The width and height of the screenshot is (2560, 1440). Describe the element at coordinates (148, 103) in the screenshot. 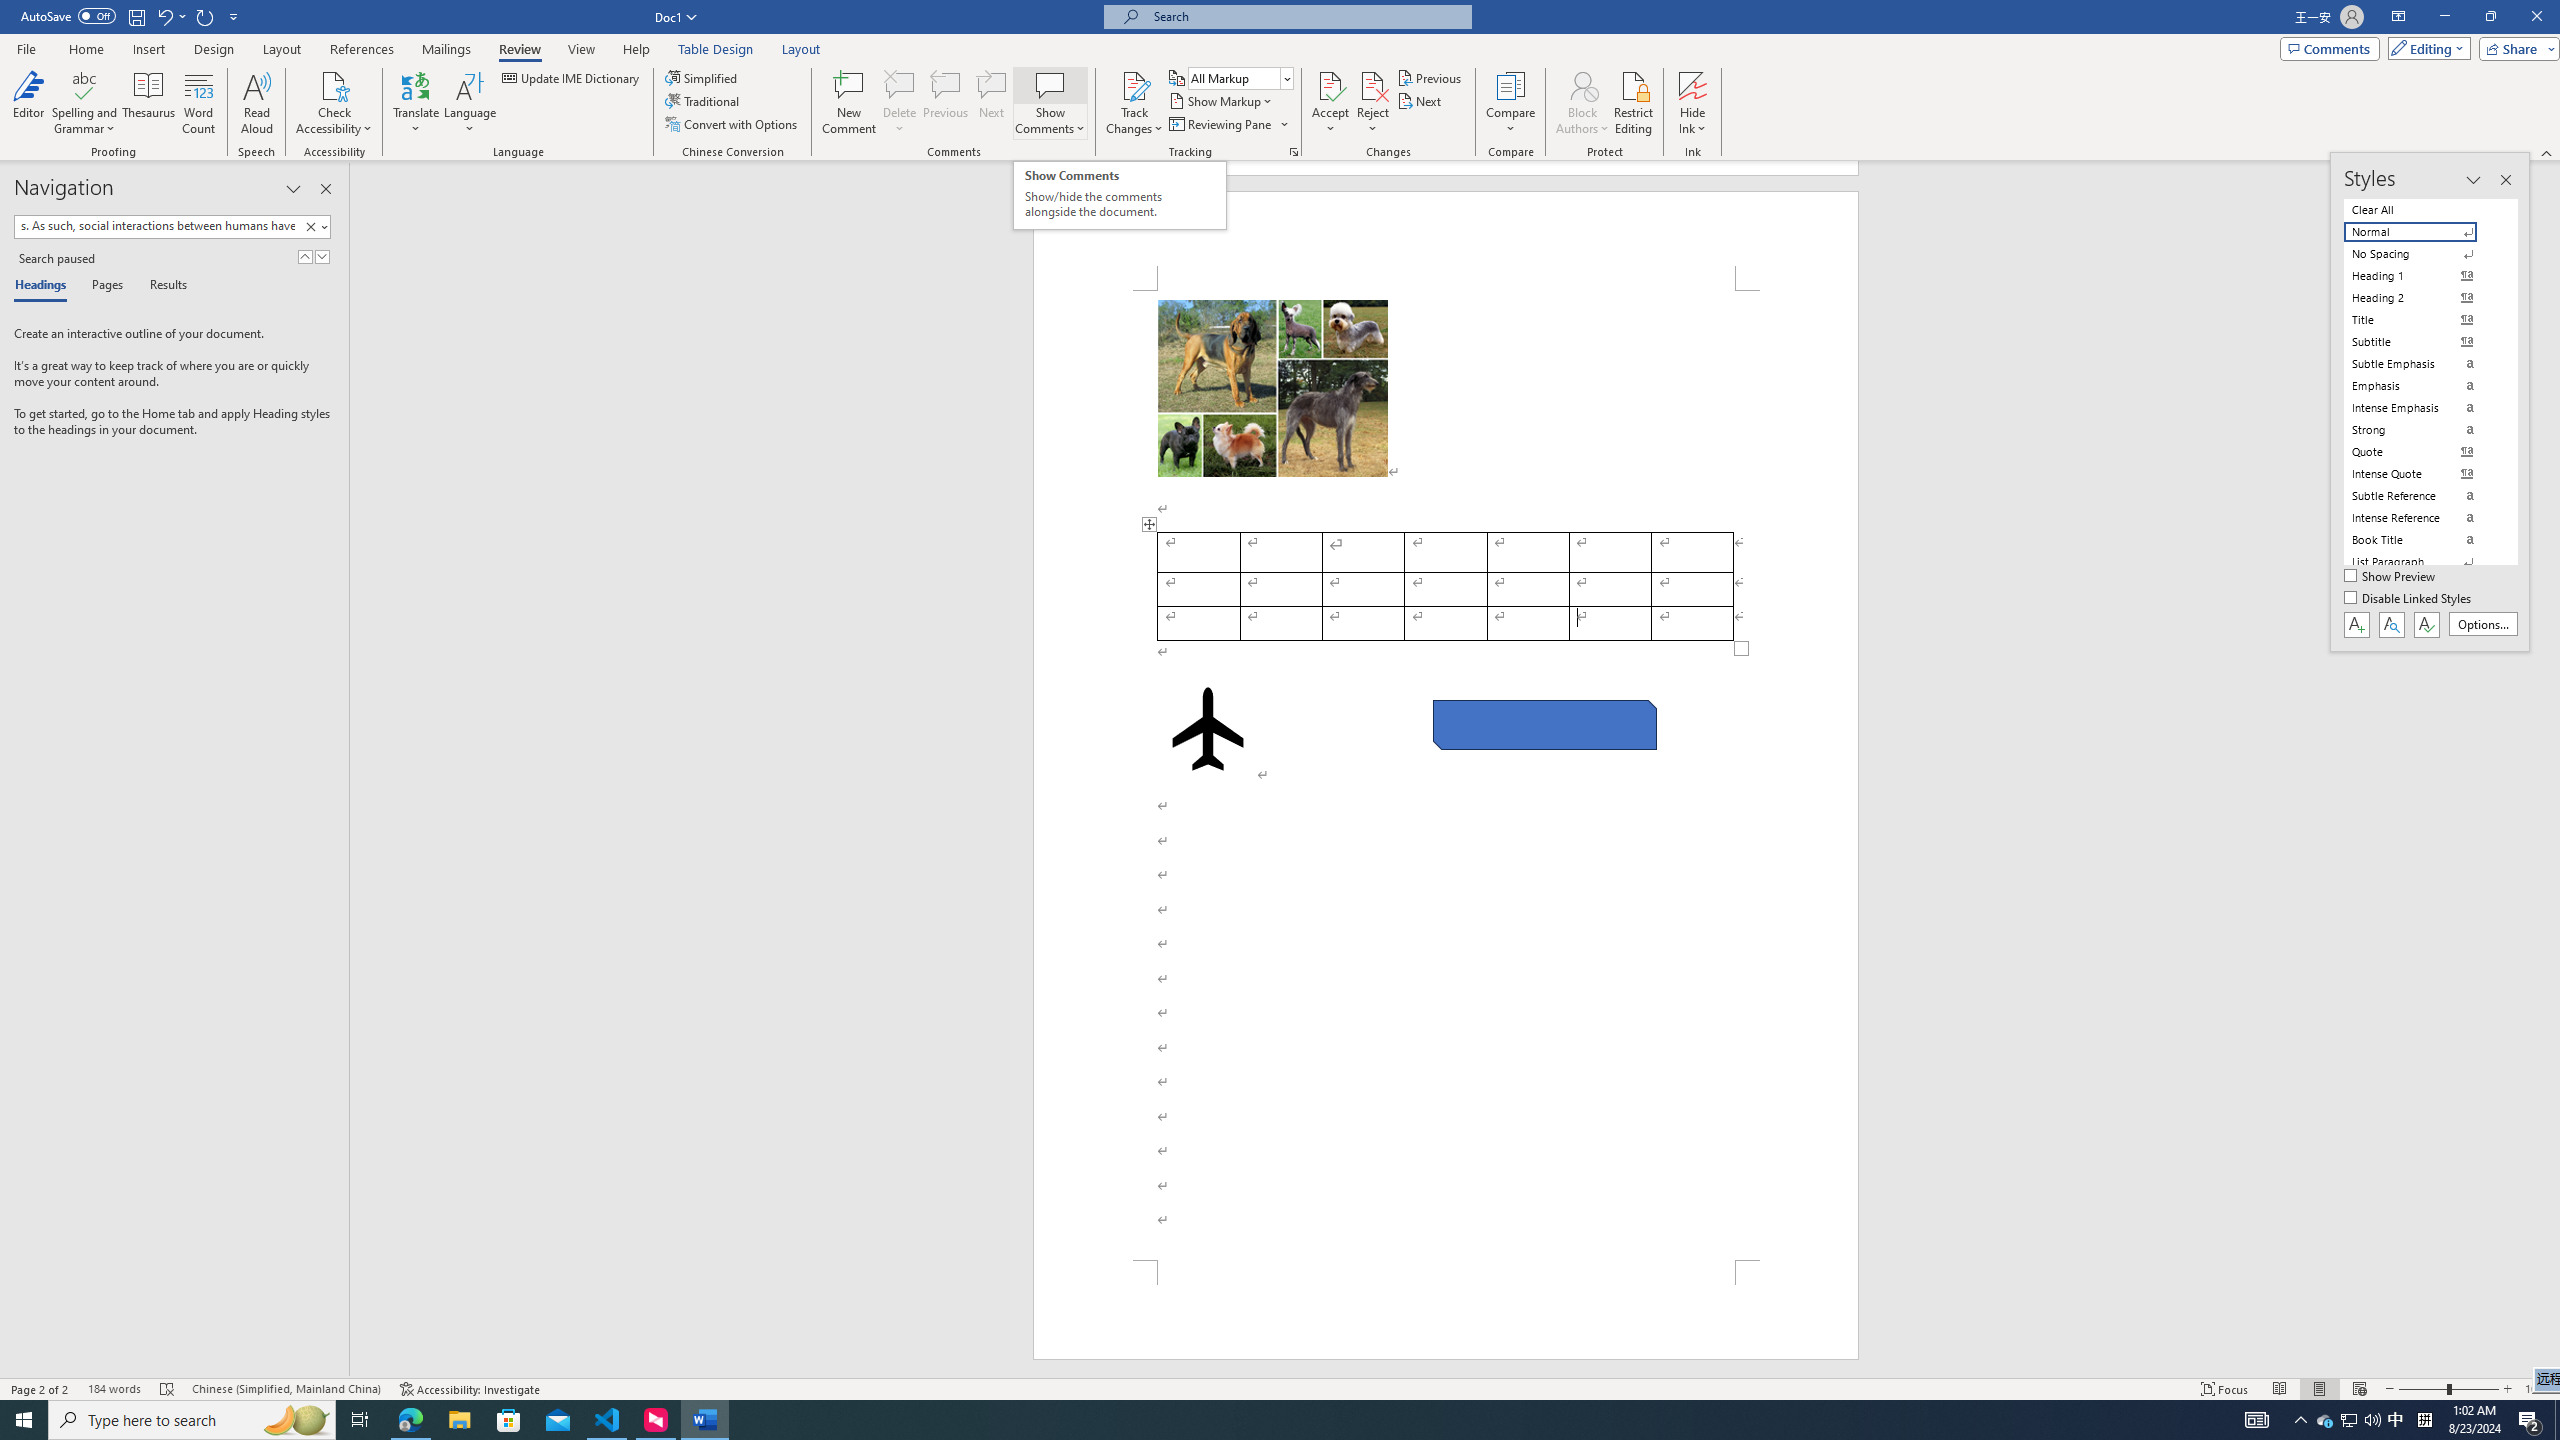

I see `'Thesaurus...'` at that location.